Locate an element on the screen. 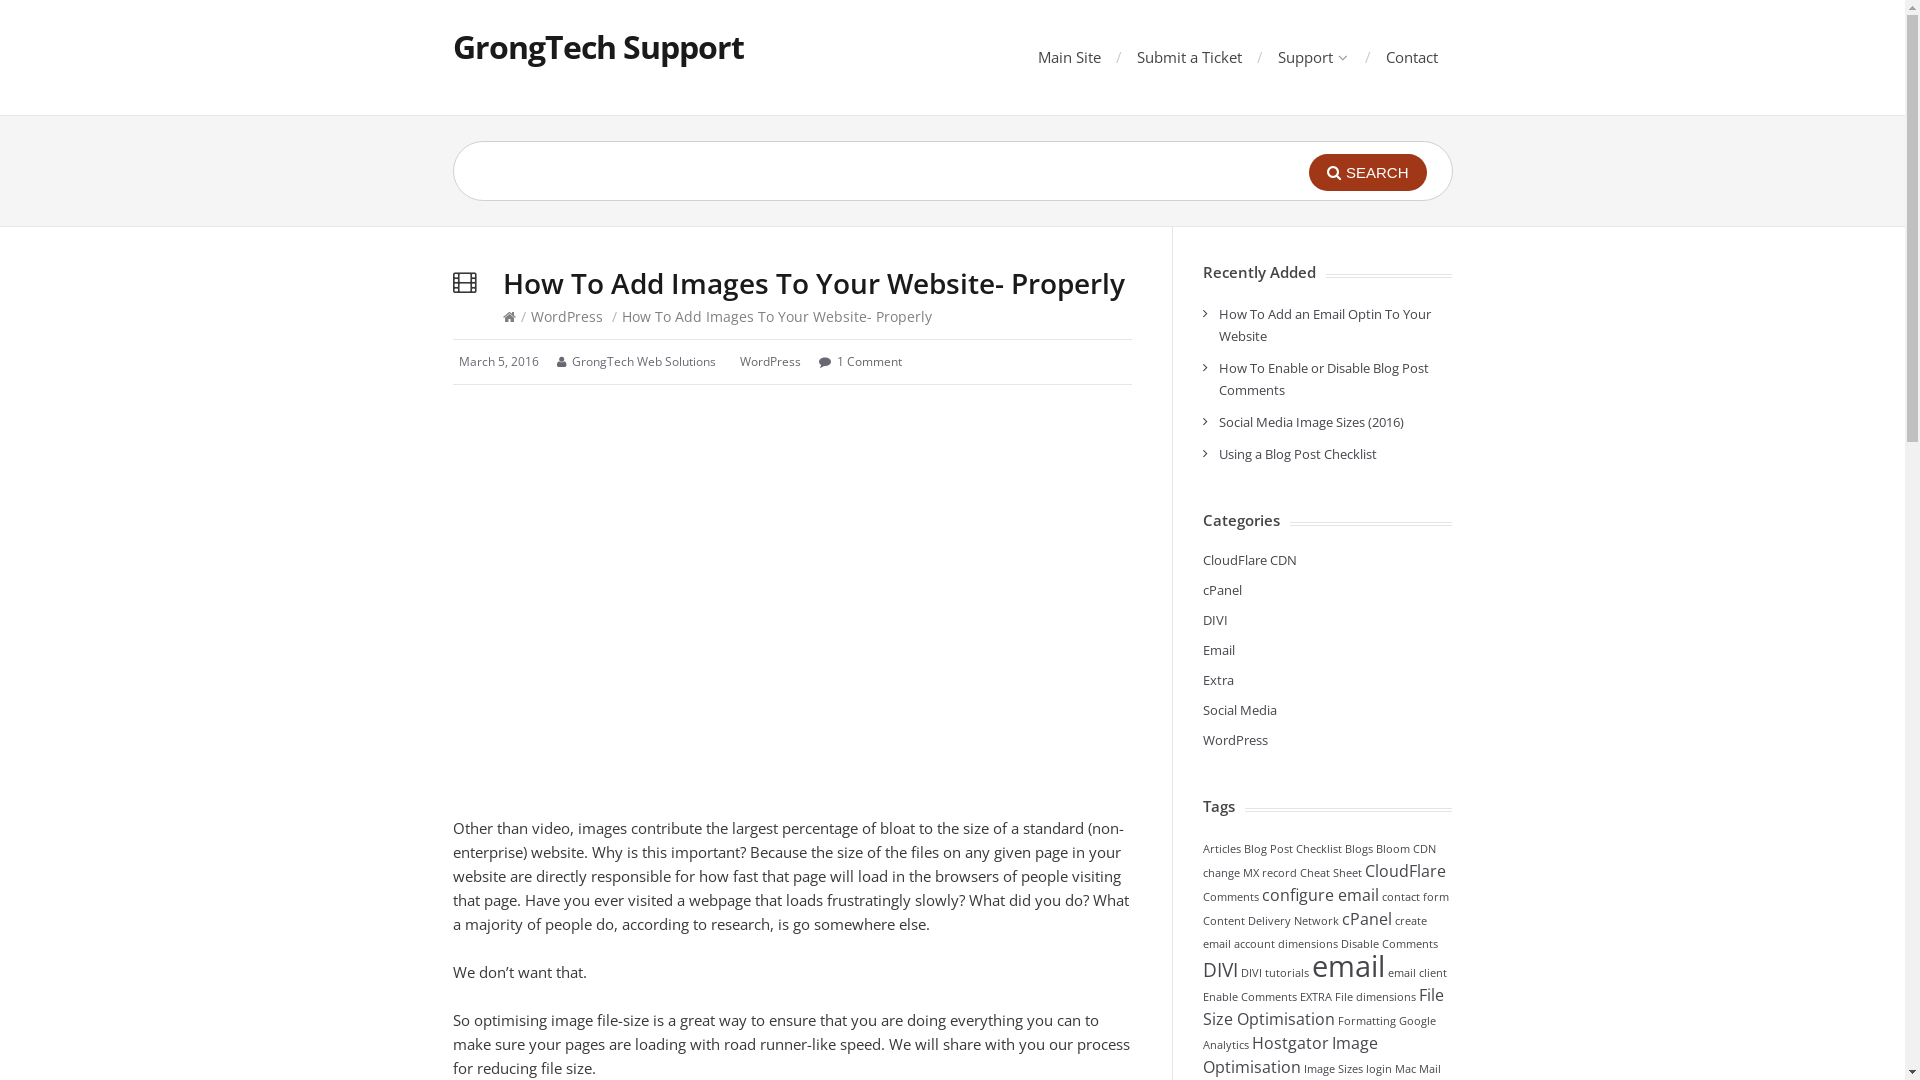 The image size is (1920, 1080). '1 Comment' is located at coordinates (868, 361).